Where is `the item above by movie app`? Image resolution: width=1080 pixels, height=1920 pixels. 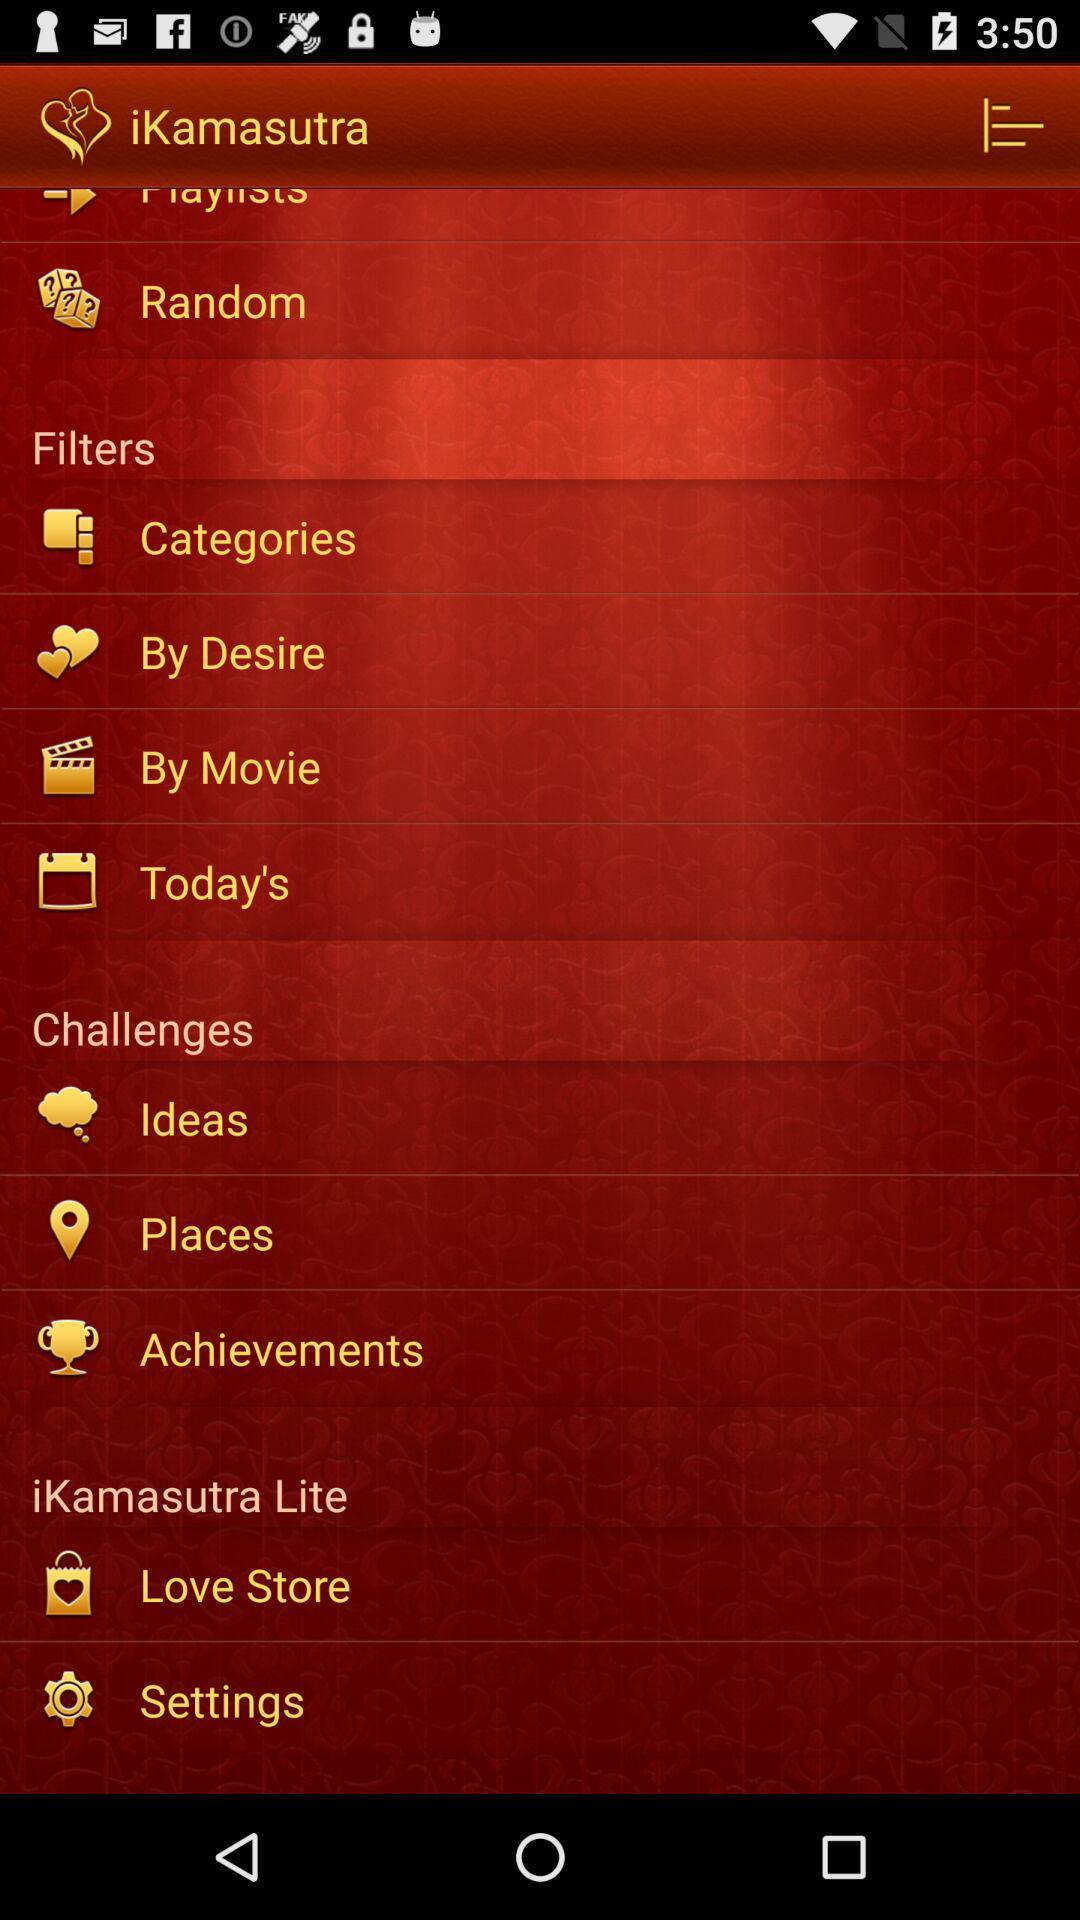 the item above by movie app is located at coordinates (595, 651).